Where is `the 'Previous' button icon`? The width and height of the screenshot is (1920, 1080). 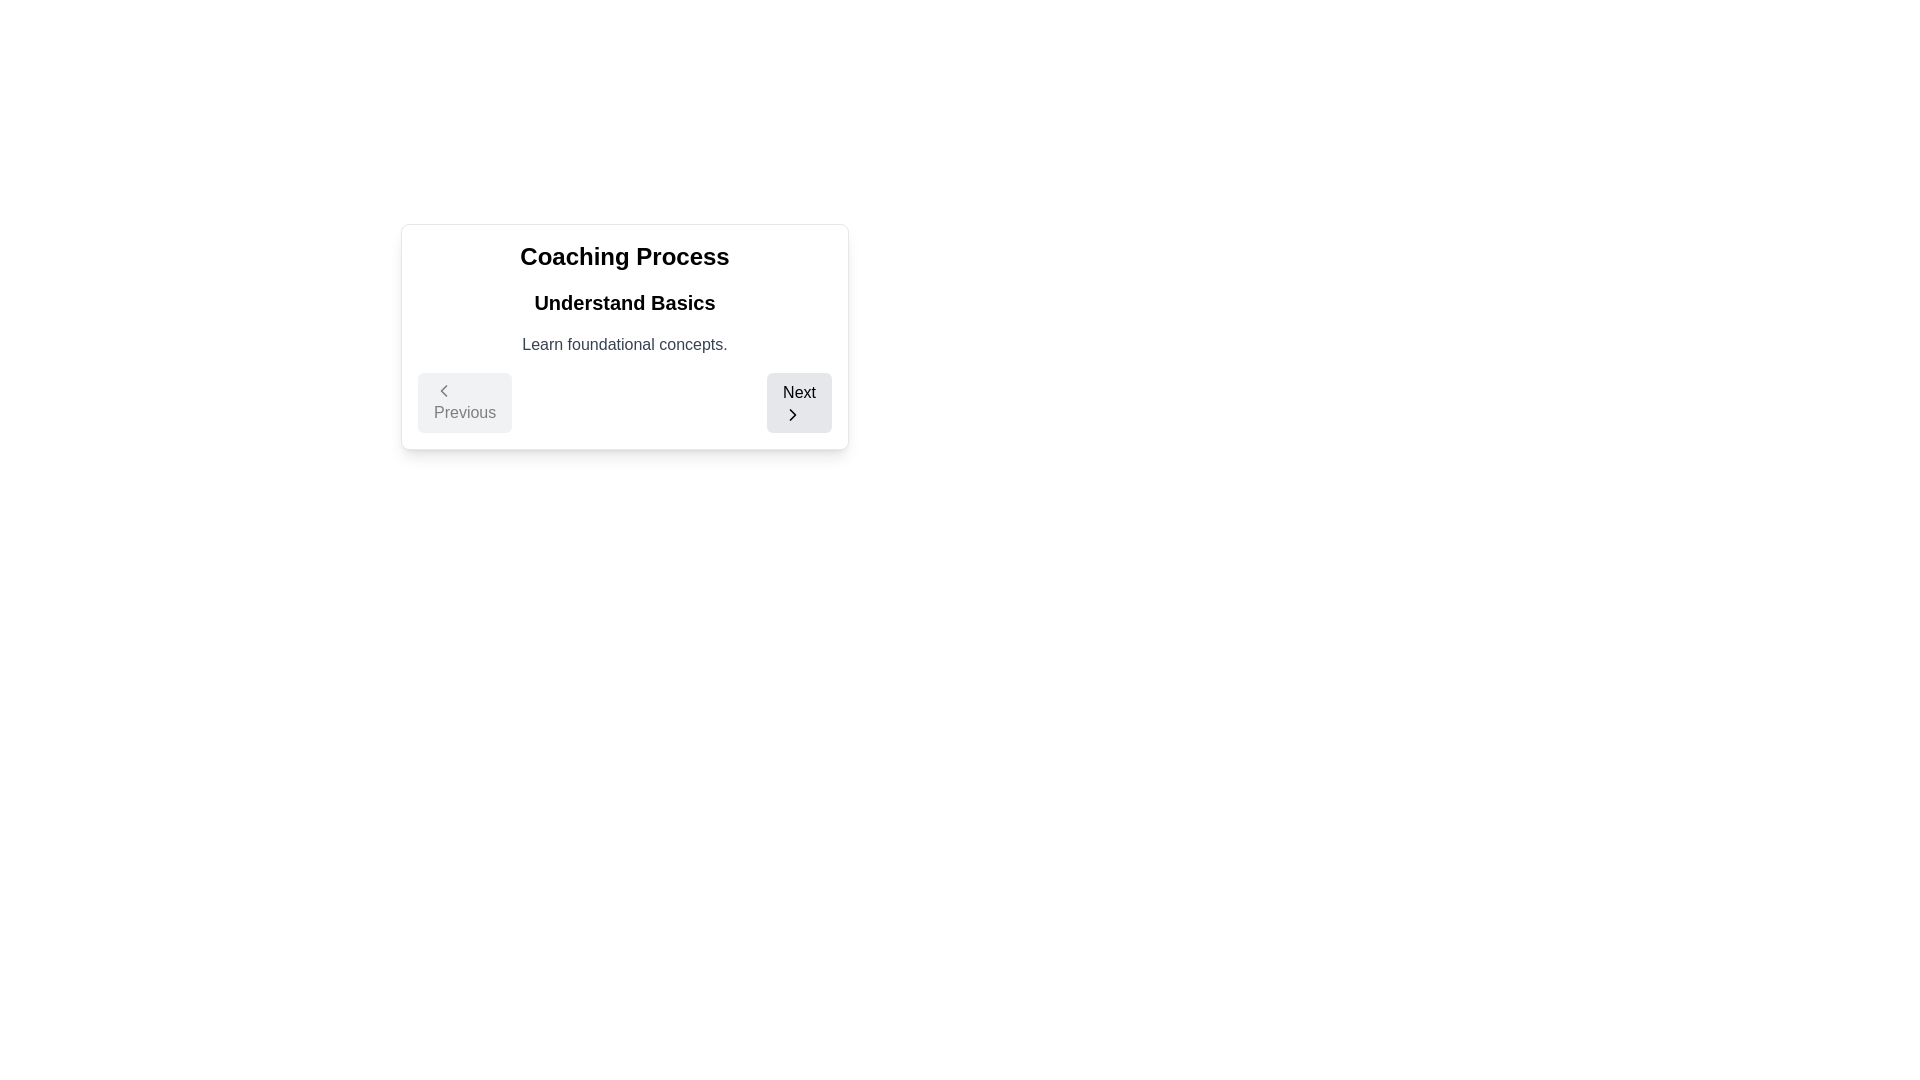 the 'Previous' button icon is located at coordinates (443, 390).